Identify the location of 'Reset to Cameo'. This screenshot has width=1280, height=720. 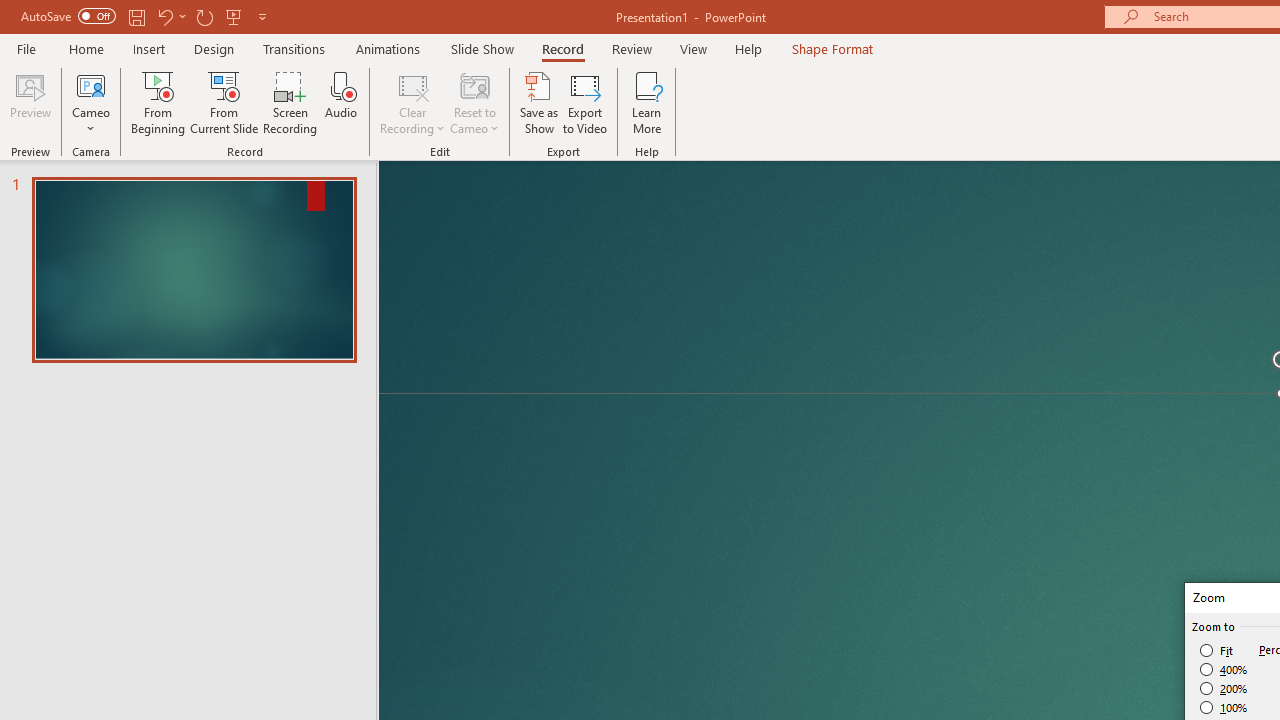
(473, 103).